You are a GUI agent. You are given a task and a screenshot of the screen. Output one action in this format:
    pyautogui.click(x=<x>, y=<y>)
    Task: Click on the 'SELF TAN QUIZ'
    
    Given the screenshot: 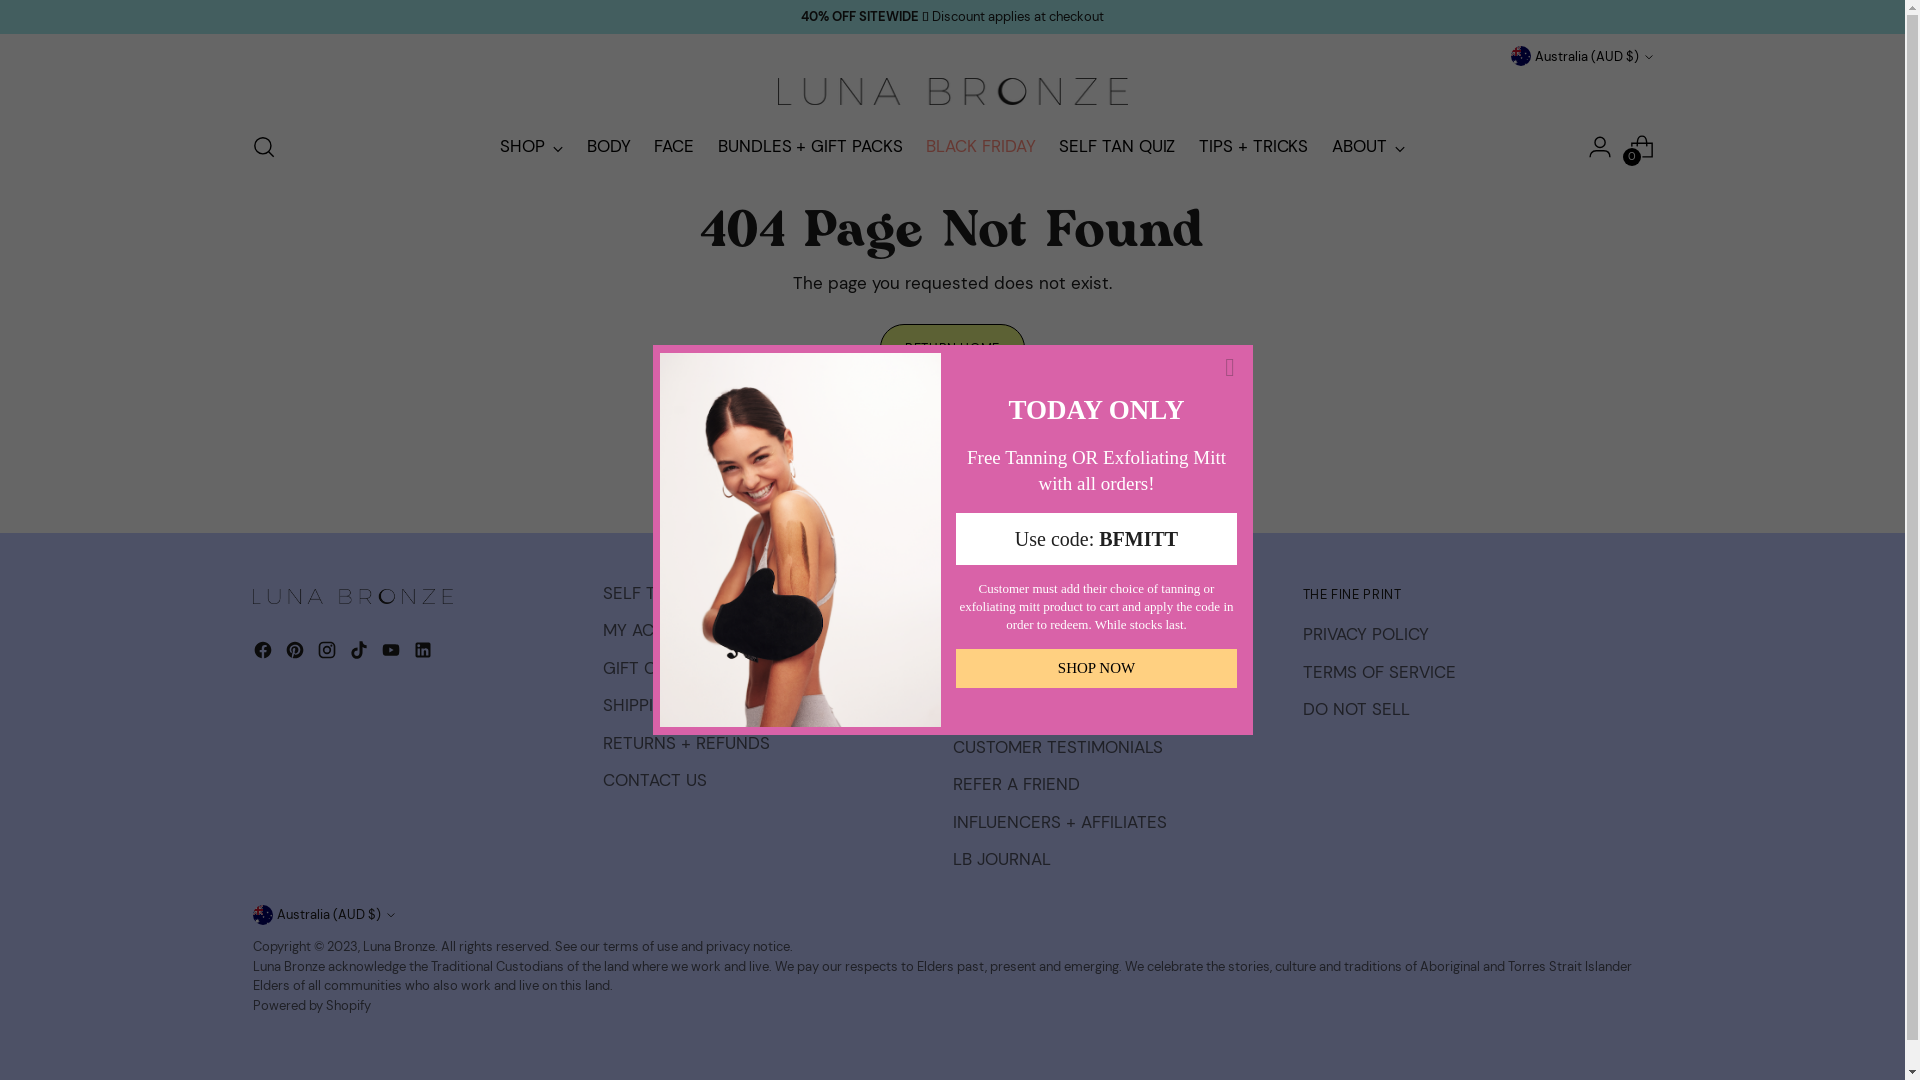 What is the action you would take?
    pyautogui.click(x=1058, y=145)
    